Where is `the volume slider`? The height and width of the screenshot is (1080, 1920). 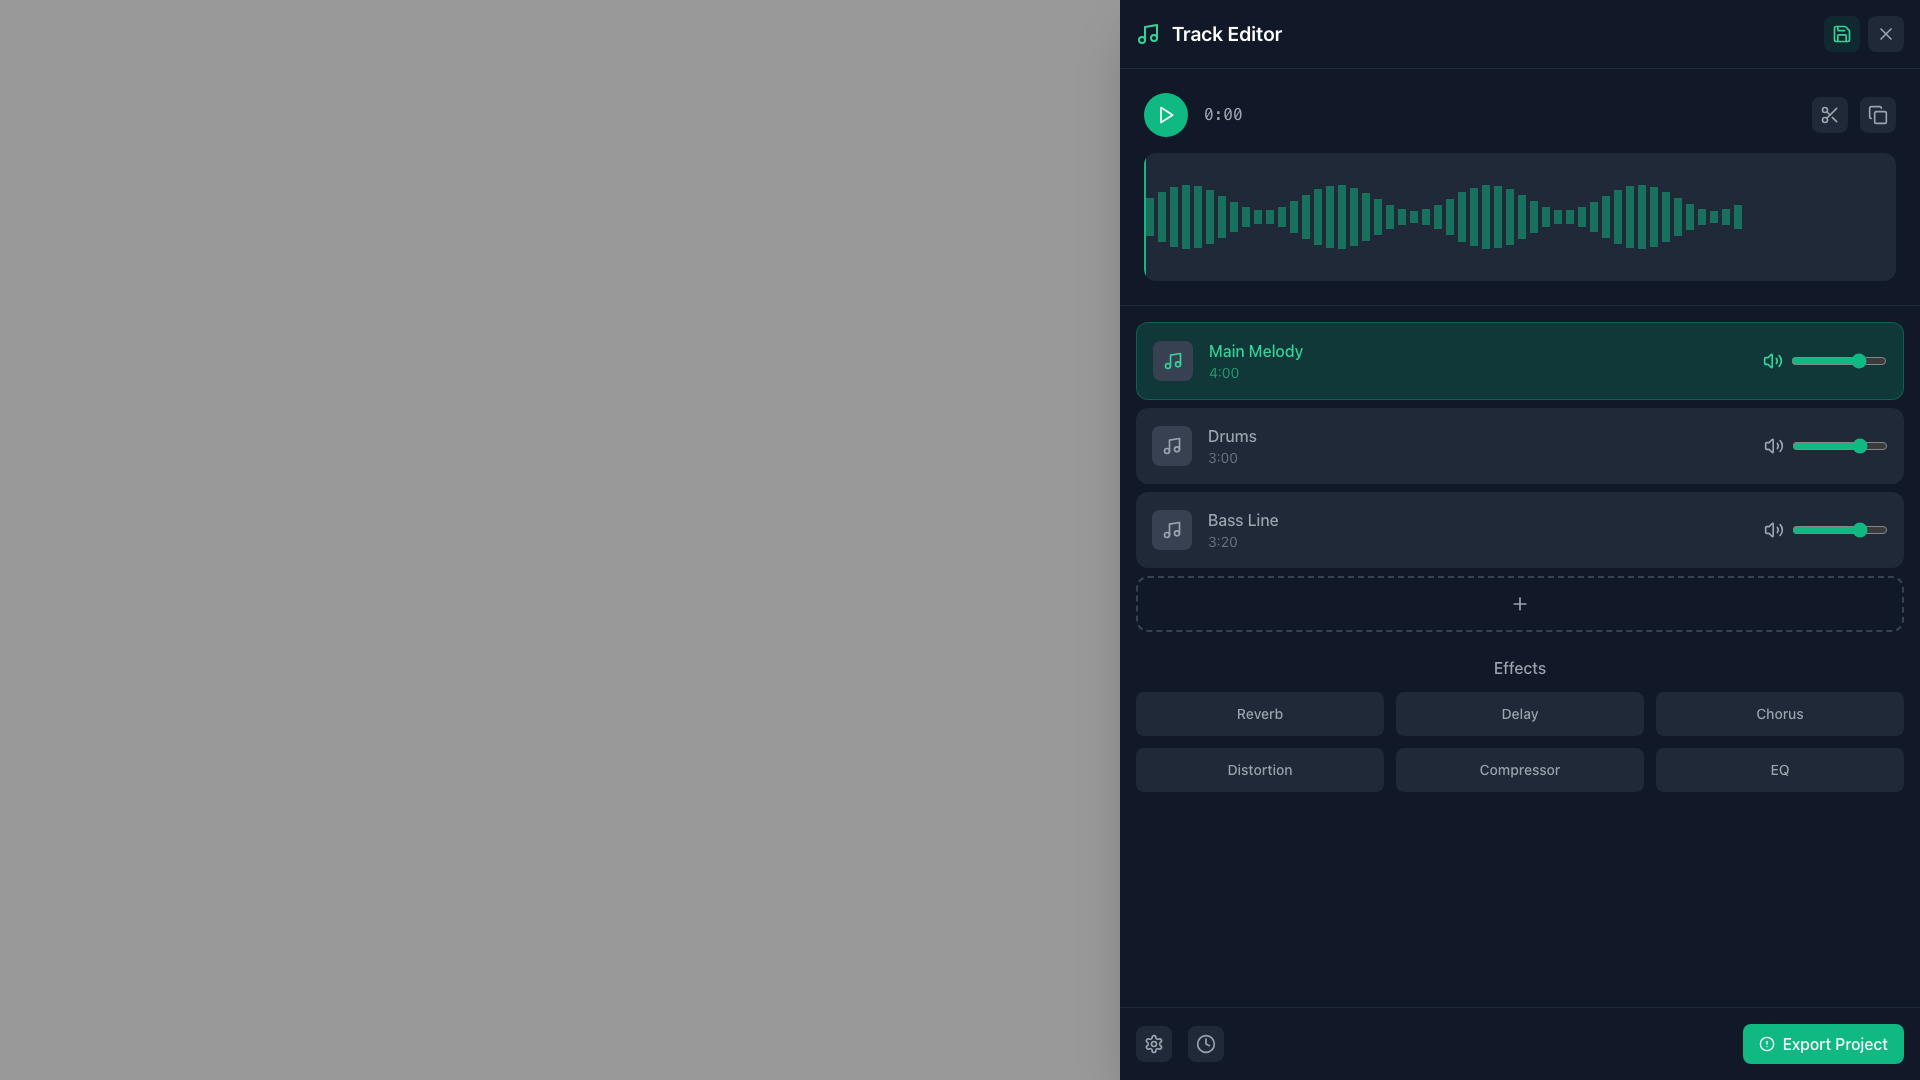
the volume slider is located at coordinates (1855, 528).